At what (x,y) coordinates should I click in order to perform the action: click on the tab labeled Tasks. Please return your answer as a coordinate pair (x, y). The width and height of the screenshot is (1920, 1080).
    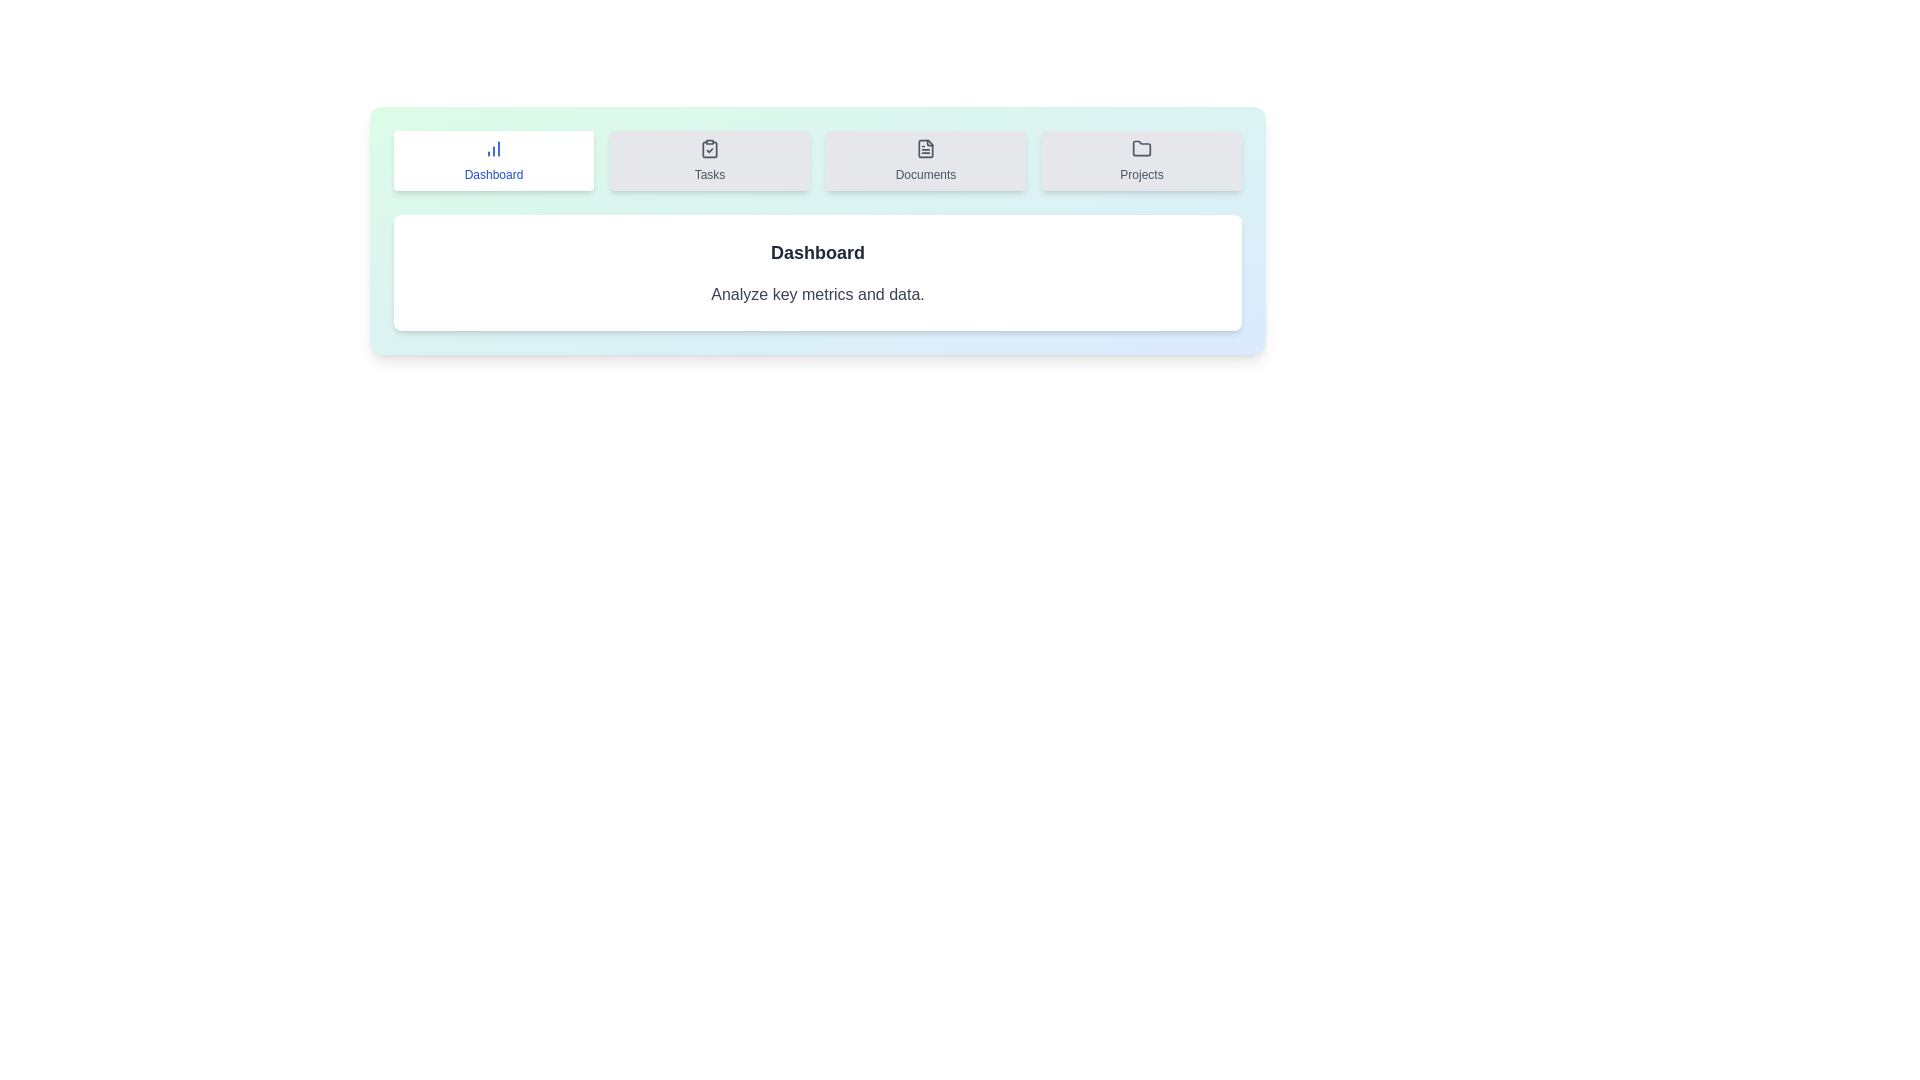
    Looking at the image, I should click on (710, 160).